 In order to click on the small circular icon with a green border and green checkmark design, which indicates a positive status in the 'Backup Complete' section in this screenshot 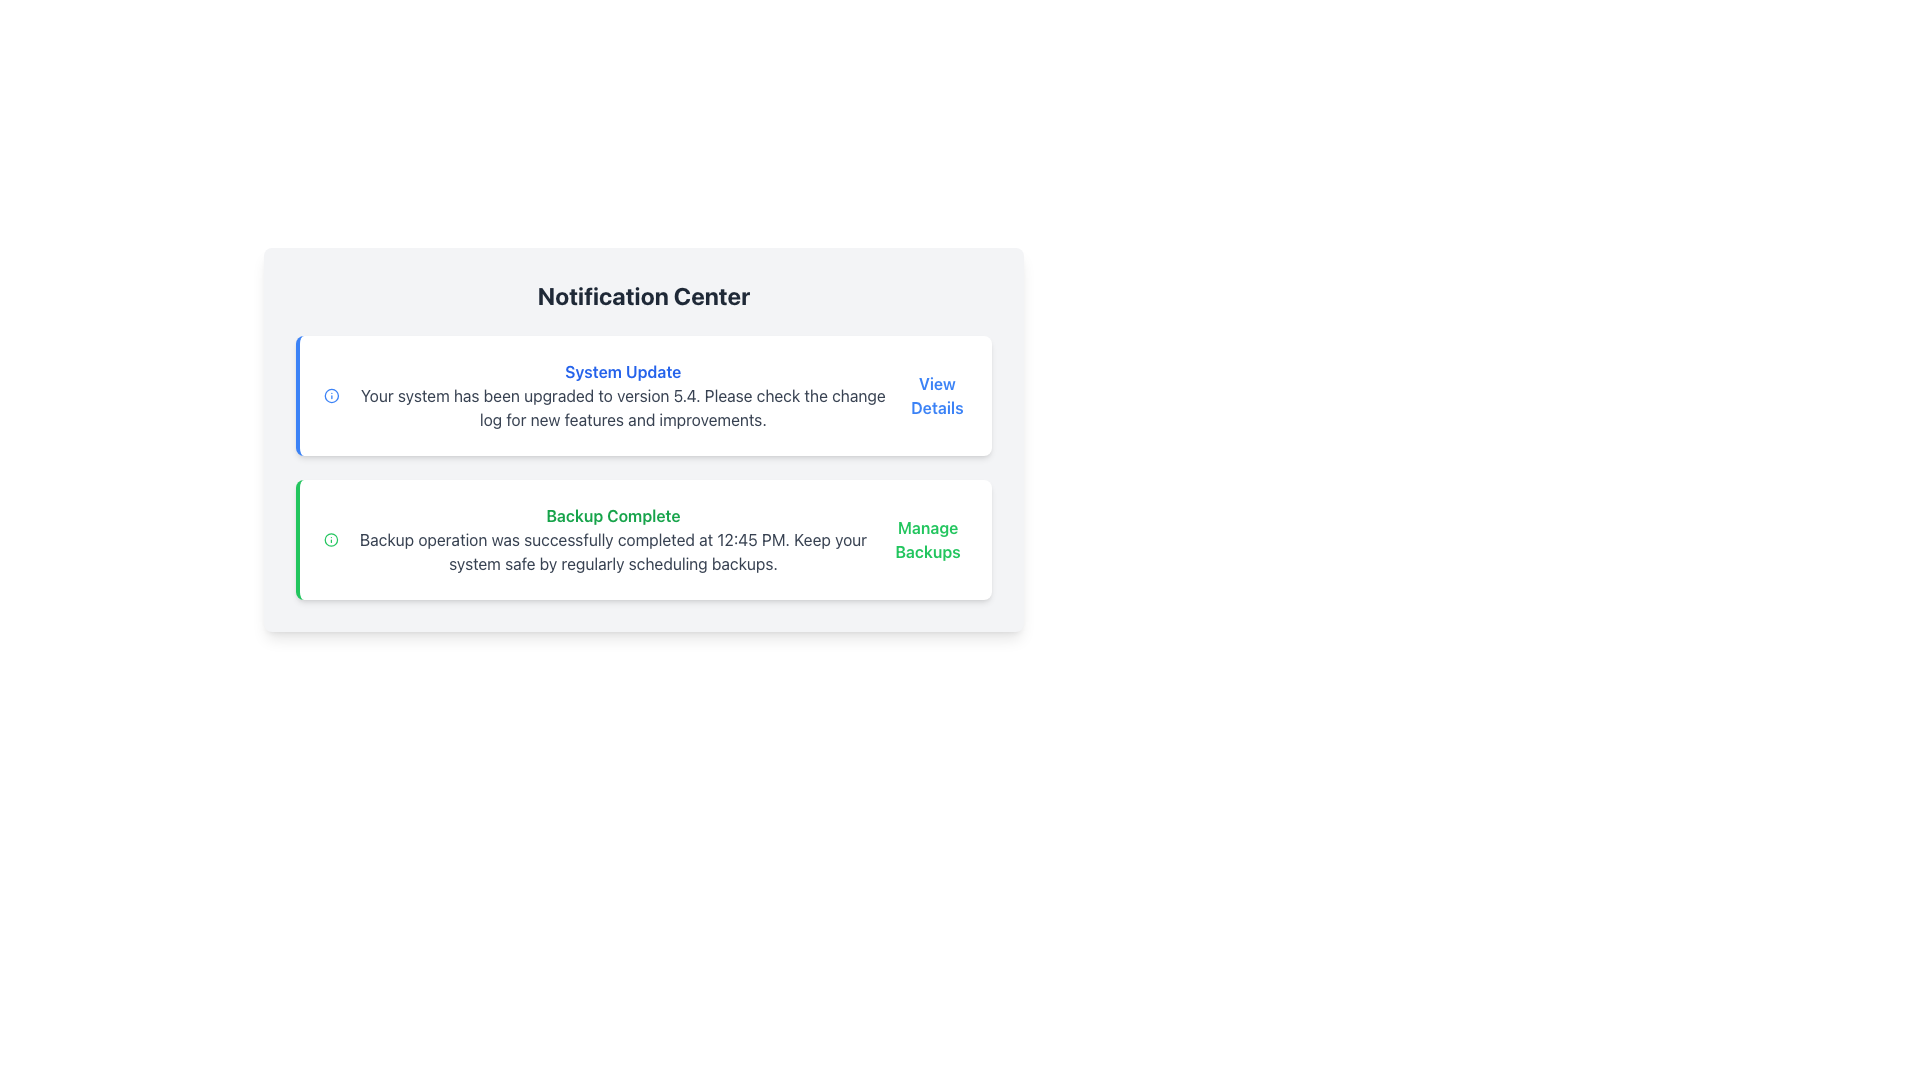, I will do `click(331, 540)`.